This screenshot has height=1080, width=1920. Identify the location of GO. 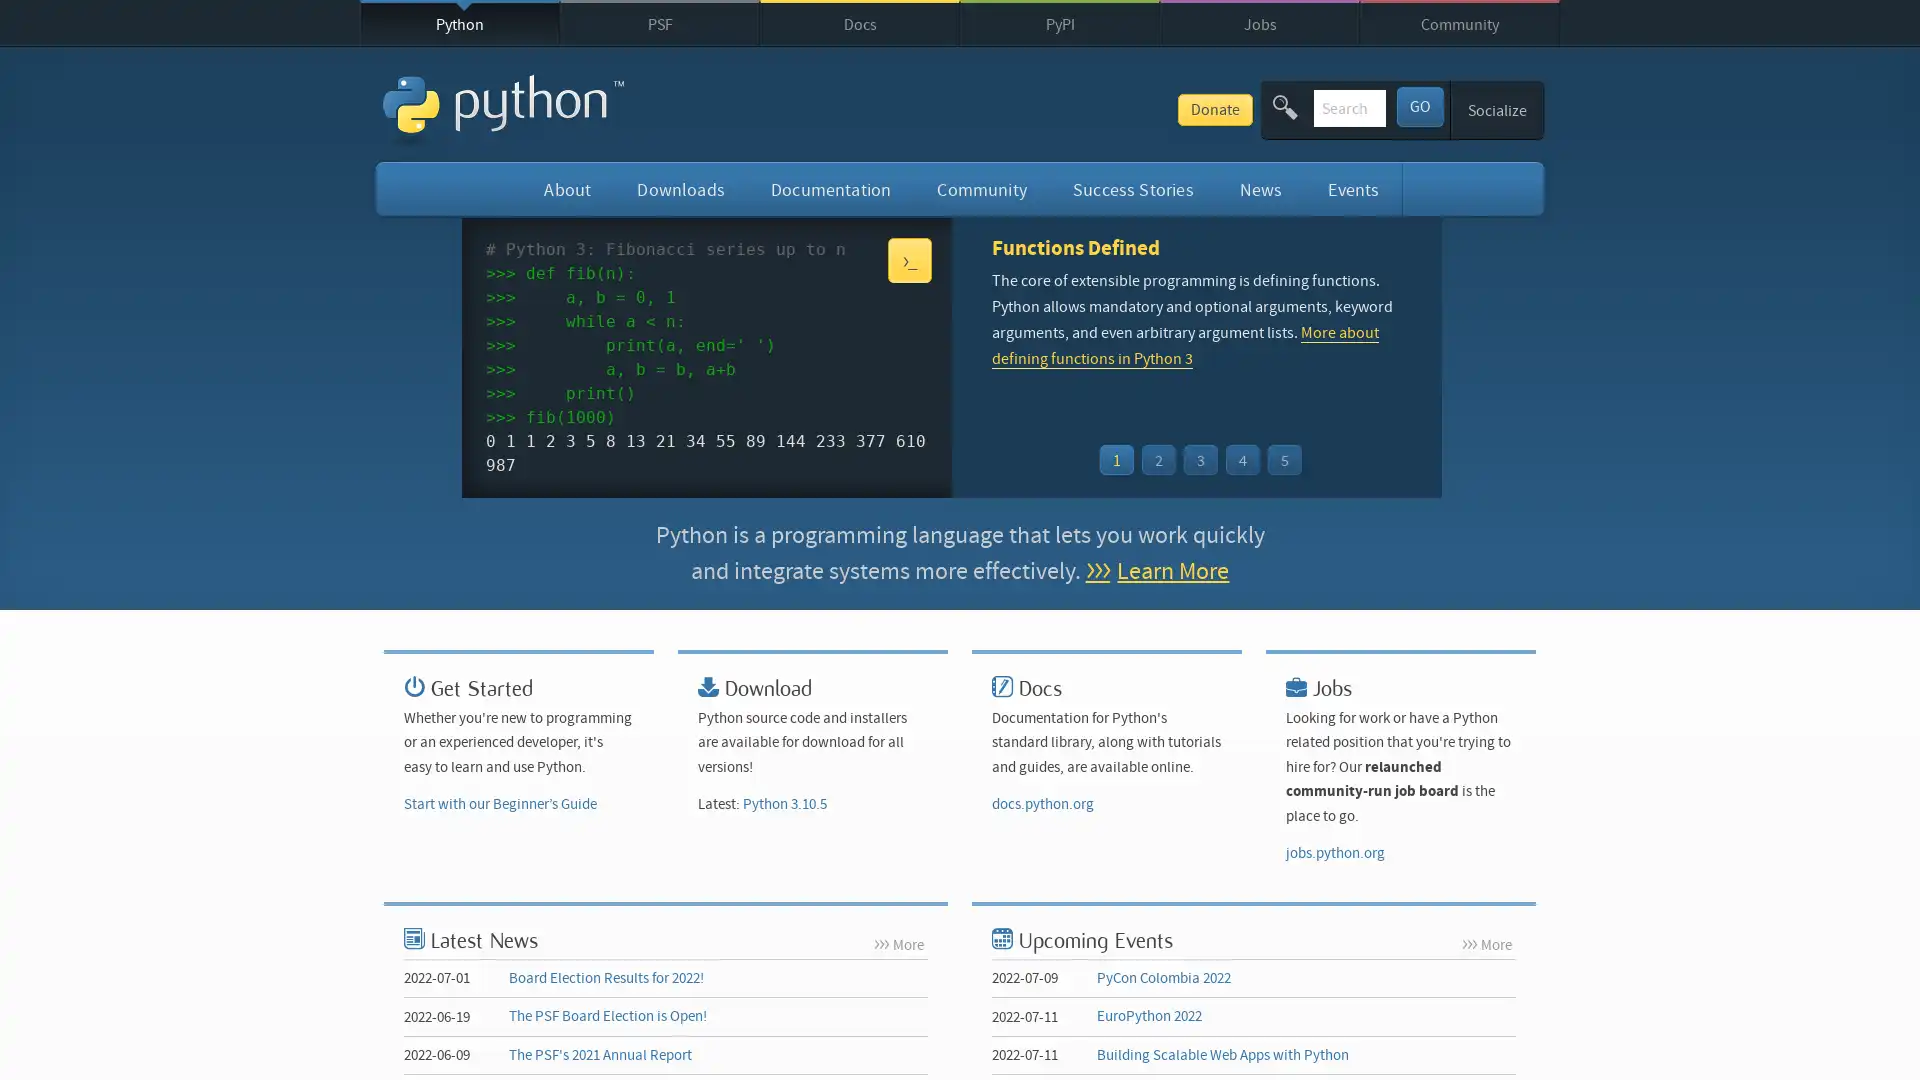
(1418, 105).